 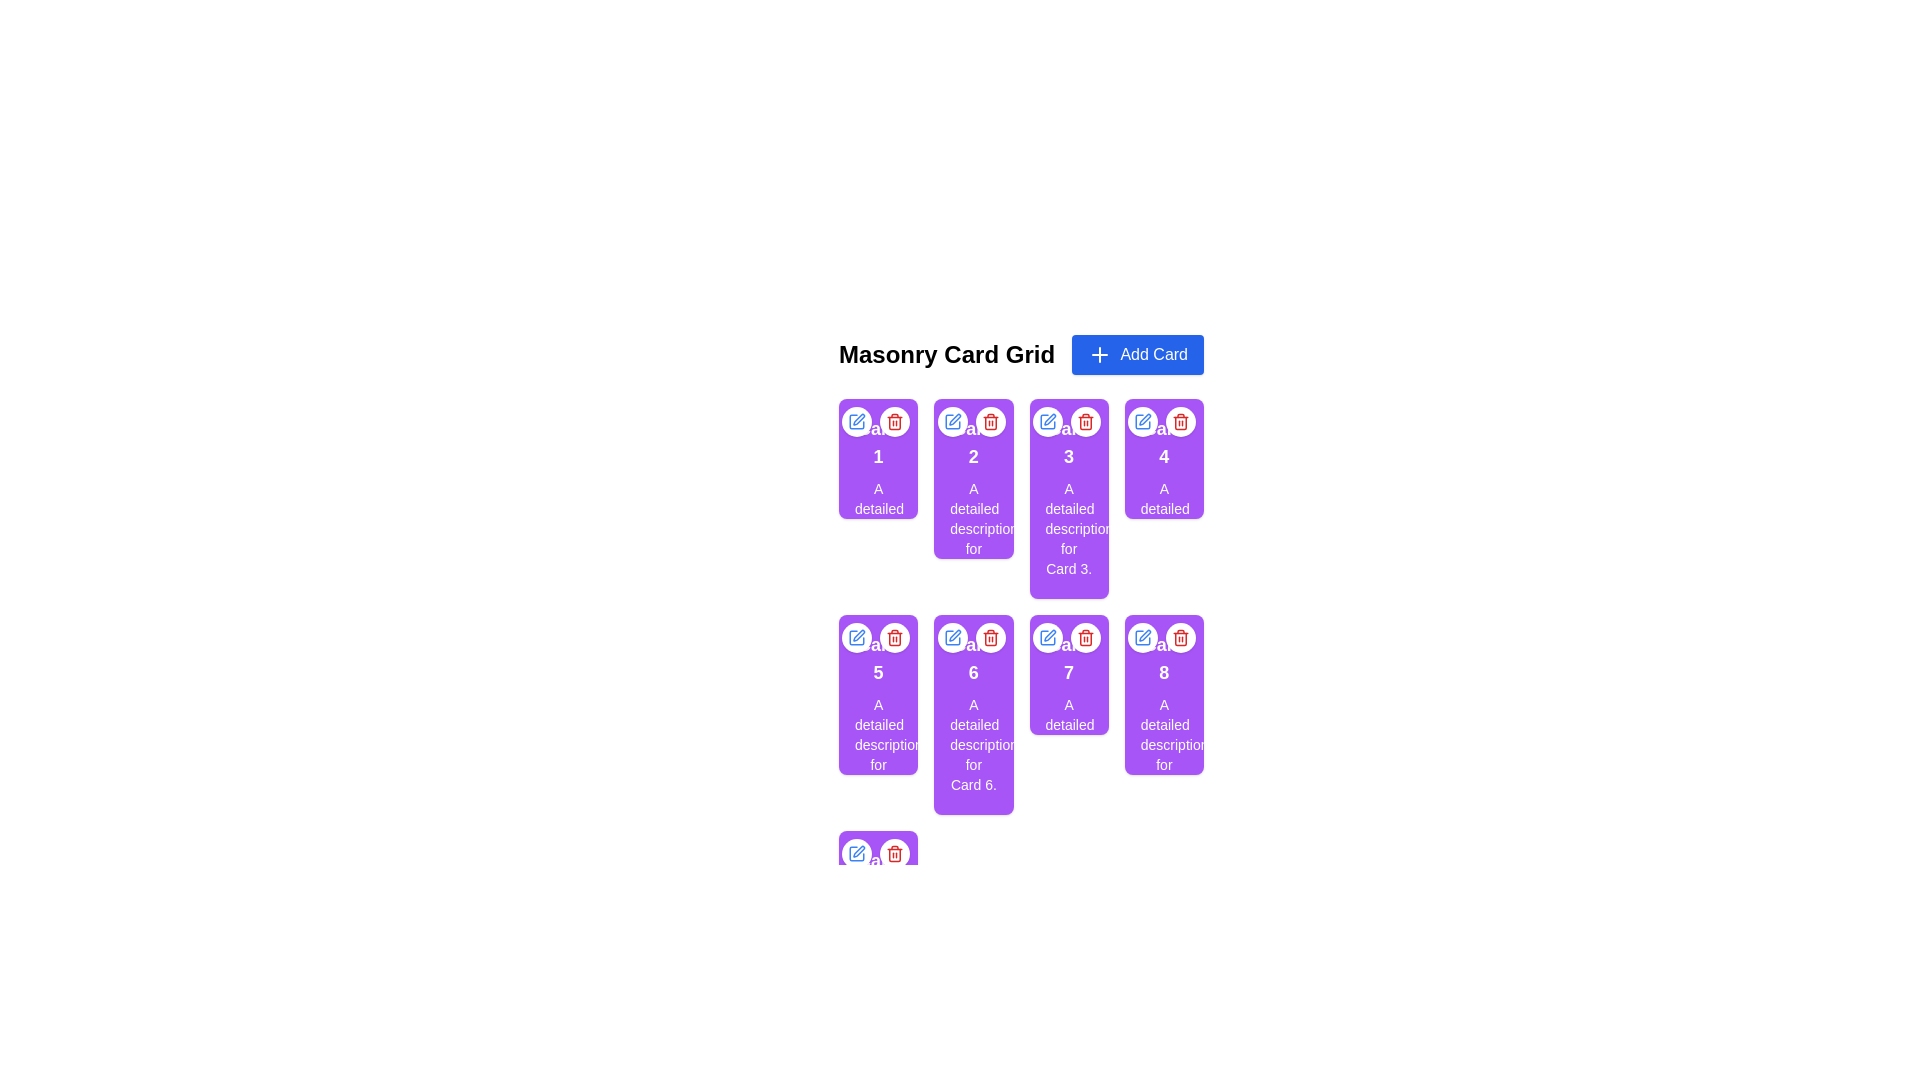 What do you see at coordinates (1046, 420) in the screenshot?
I see `the blue square pen icon located in the top-left corner of the card labeled '3' to initiate editing` at bounding box center [1046, 420].